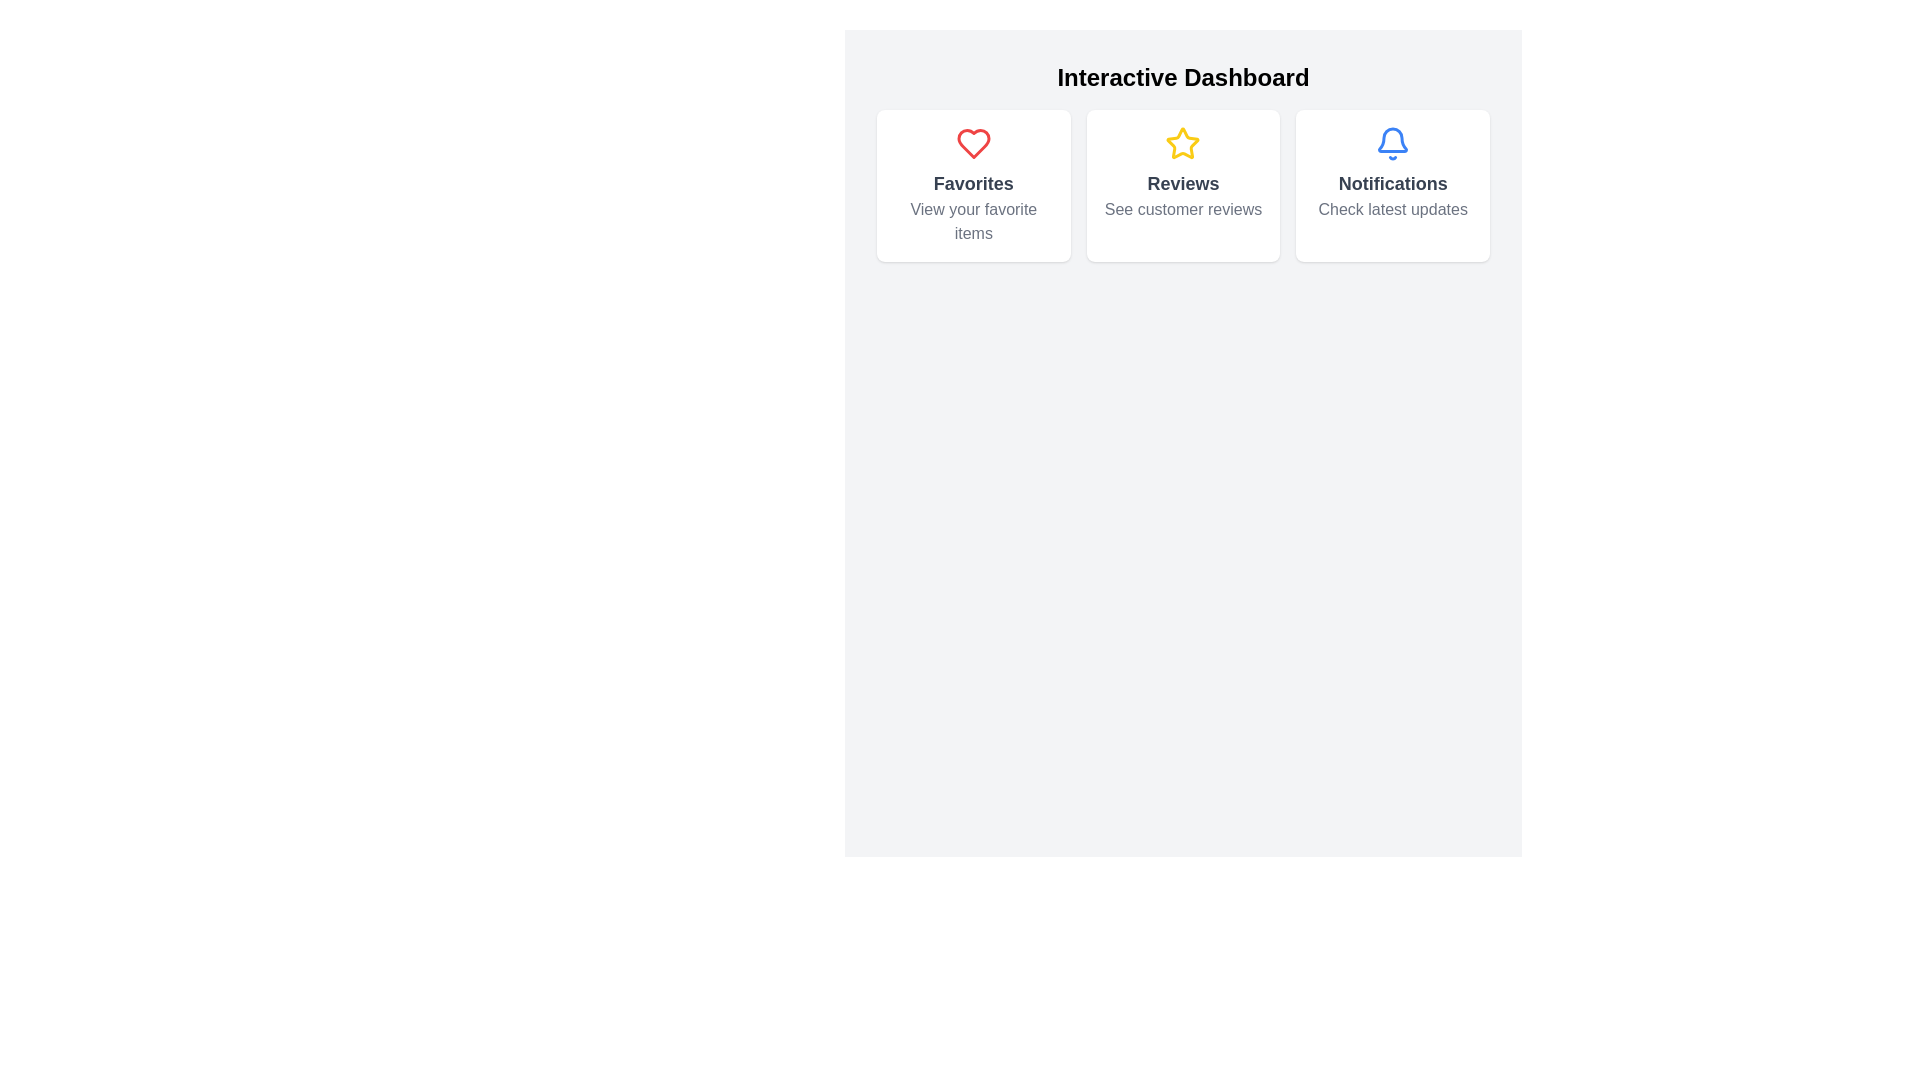 The width and height of the screenshot is (1920, 1080). Describe the element at coordinates (1392, 142) in the screenshot. I see `the notification icon located at the center of the top section of the card labeled 'Notifications', which is positioned on the right side of a three-card layout` at that location.